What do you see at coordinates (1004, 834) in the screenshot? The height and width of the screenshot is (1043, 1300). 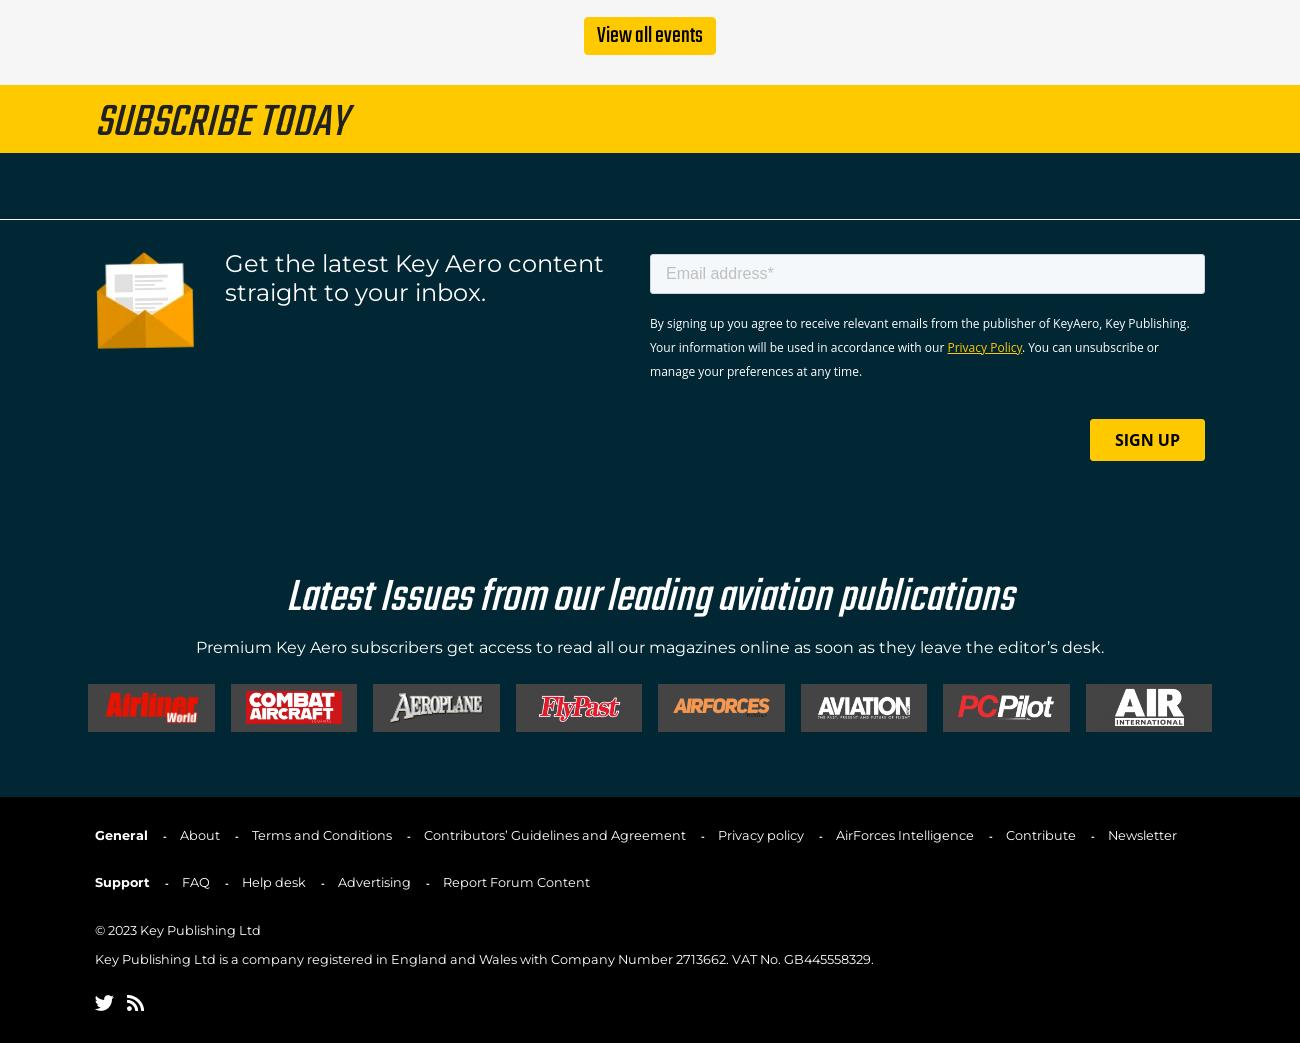 I see `'Contribute'` at bounding box center [1004, 834].